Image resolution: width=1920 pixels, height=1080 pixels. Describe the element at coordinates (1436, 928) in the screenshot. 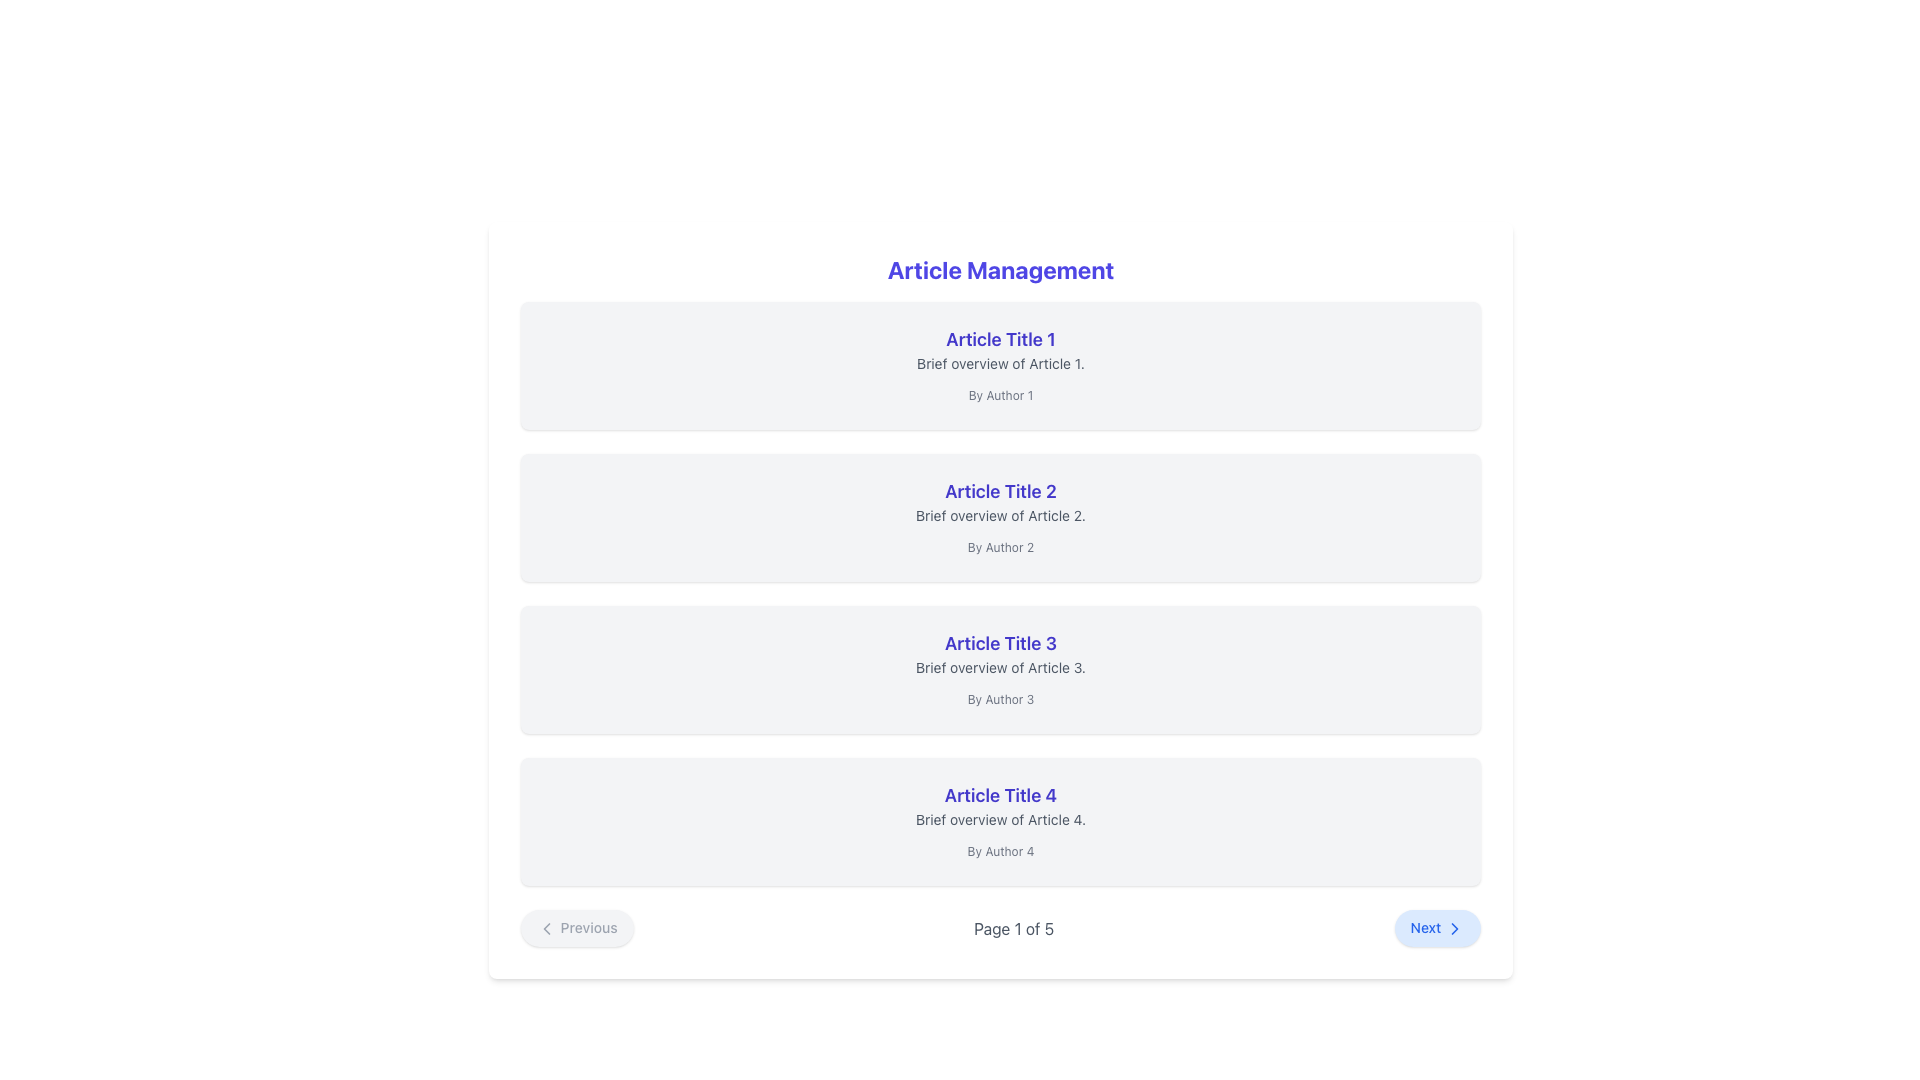

I see `the 'Next' button, which is a rounded button with a light blue background and bold blue text that reads 'Next', to trigger hover effects` at that location.